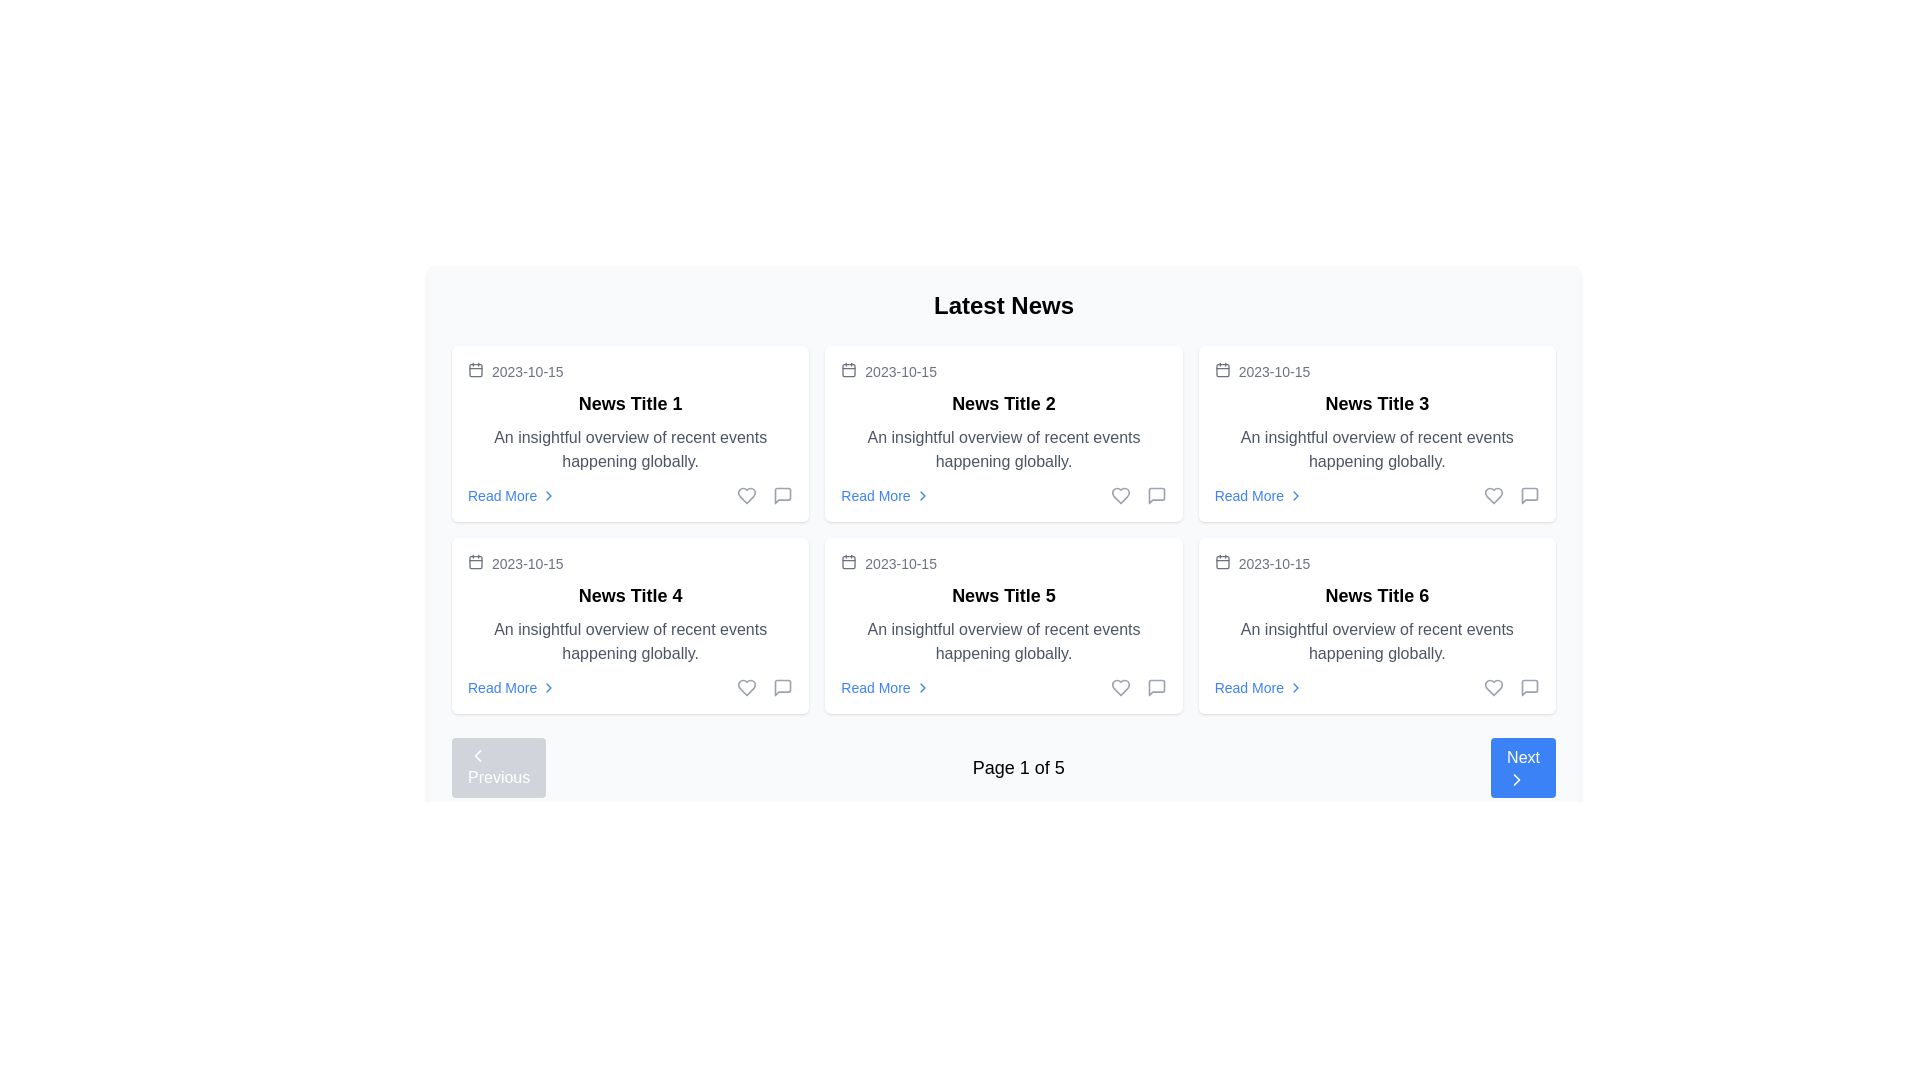  What do you see at coordinates (849, 370) in the screenshot?
I see `the decorative rectangle within the calendar icon located at the top-left corner of the 'News Title 2' card` at bounding box center [849, 370].